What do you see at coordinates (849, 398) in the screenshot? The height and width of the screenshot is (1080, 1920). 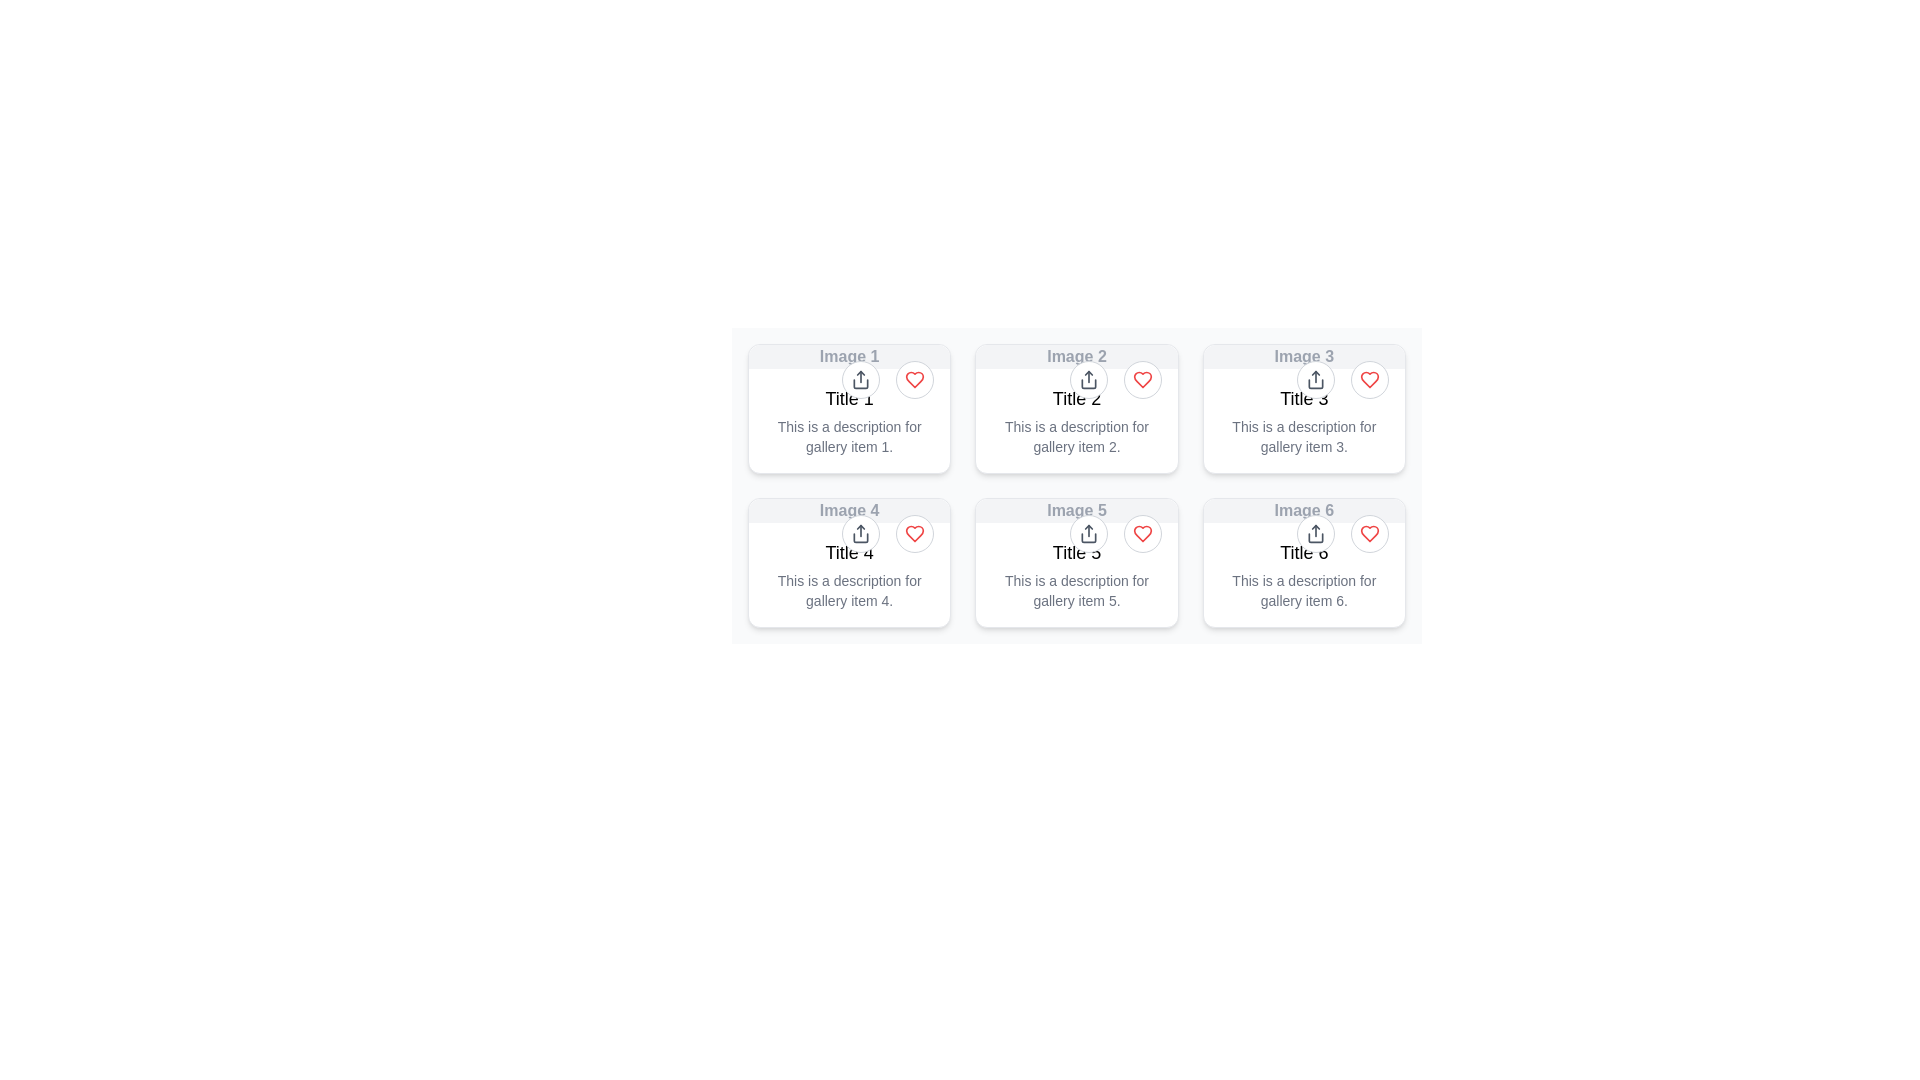 I see `the text label displaying 'Title 1' which is centrally located in the top left card of a 2-row, 3-column grid layout, positioned below 'Image 1'` at bounding box center [849, 398].